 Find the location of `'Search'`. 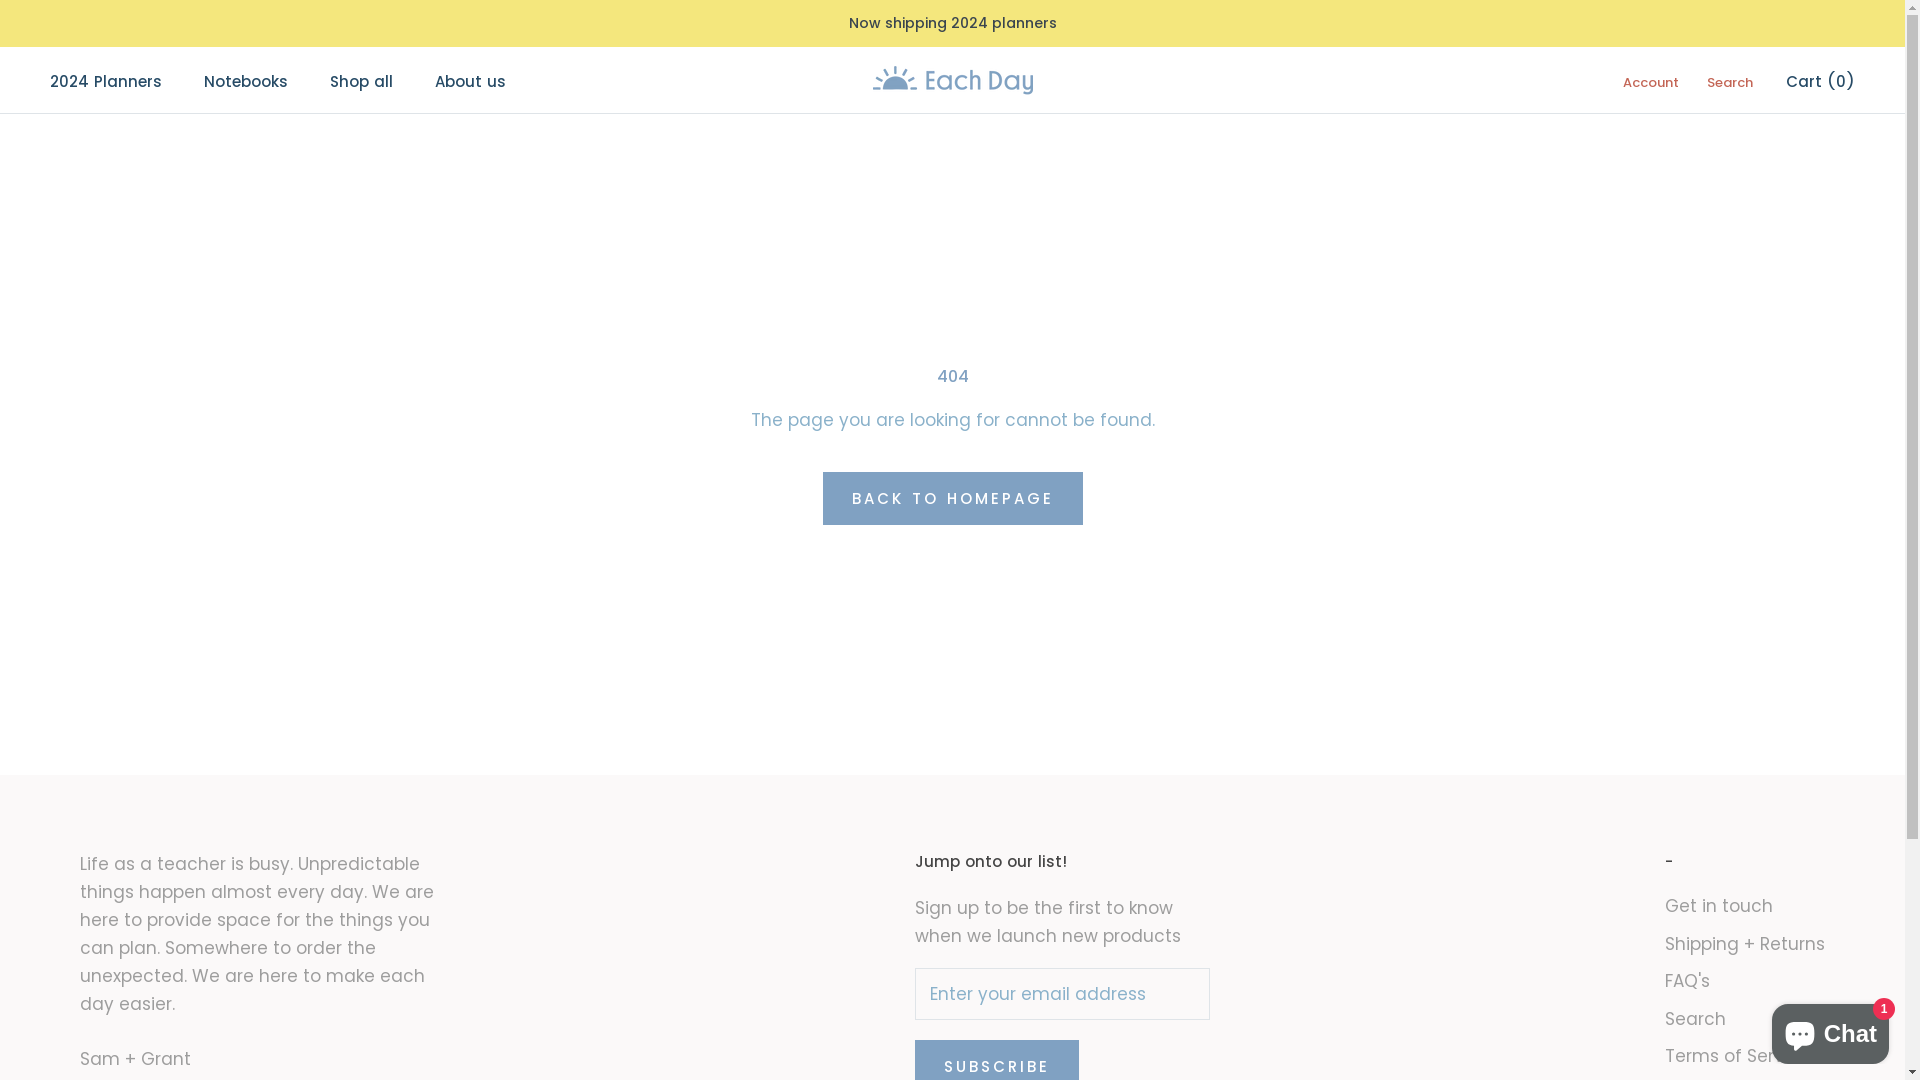

'Search' is located at coordinates (1728, 81).